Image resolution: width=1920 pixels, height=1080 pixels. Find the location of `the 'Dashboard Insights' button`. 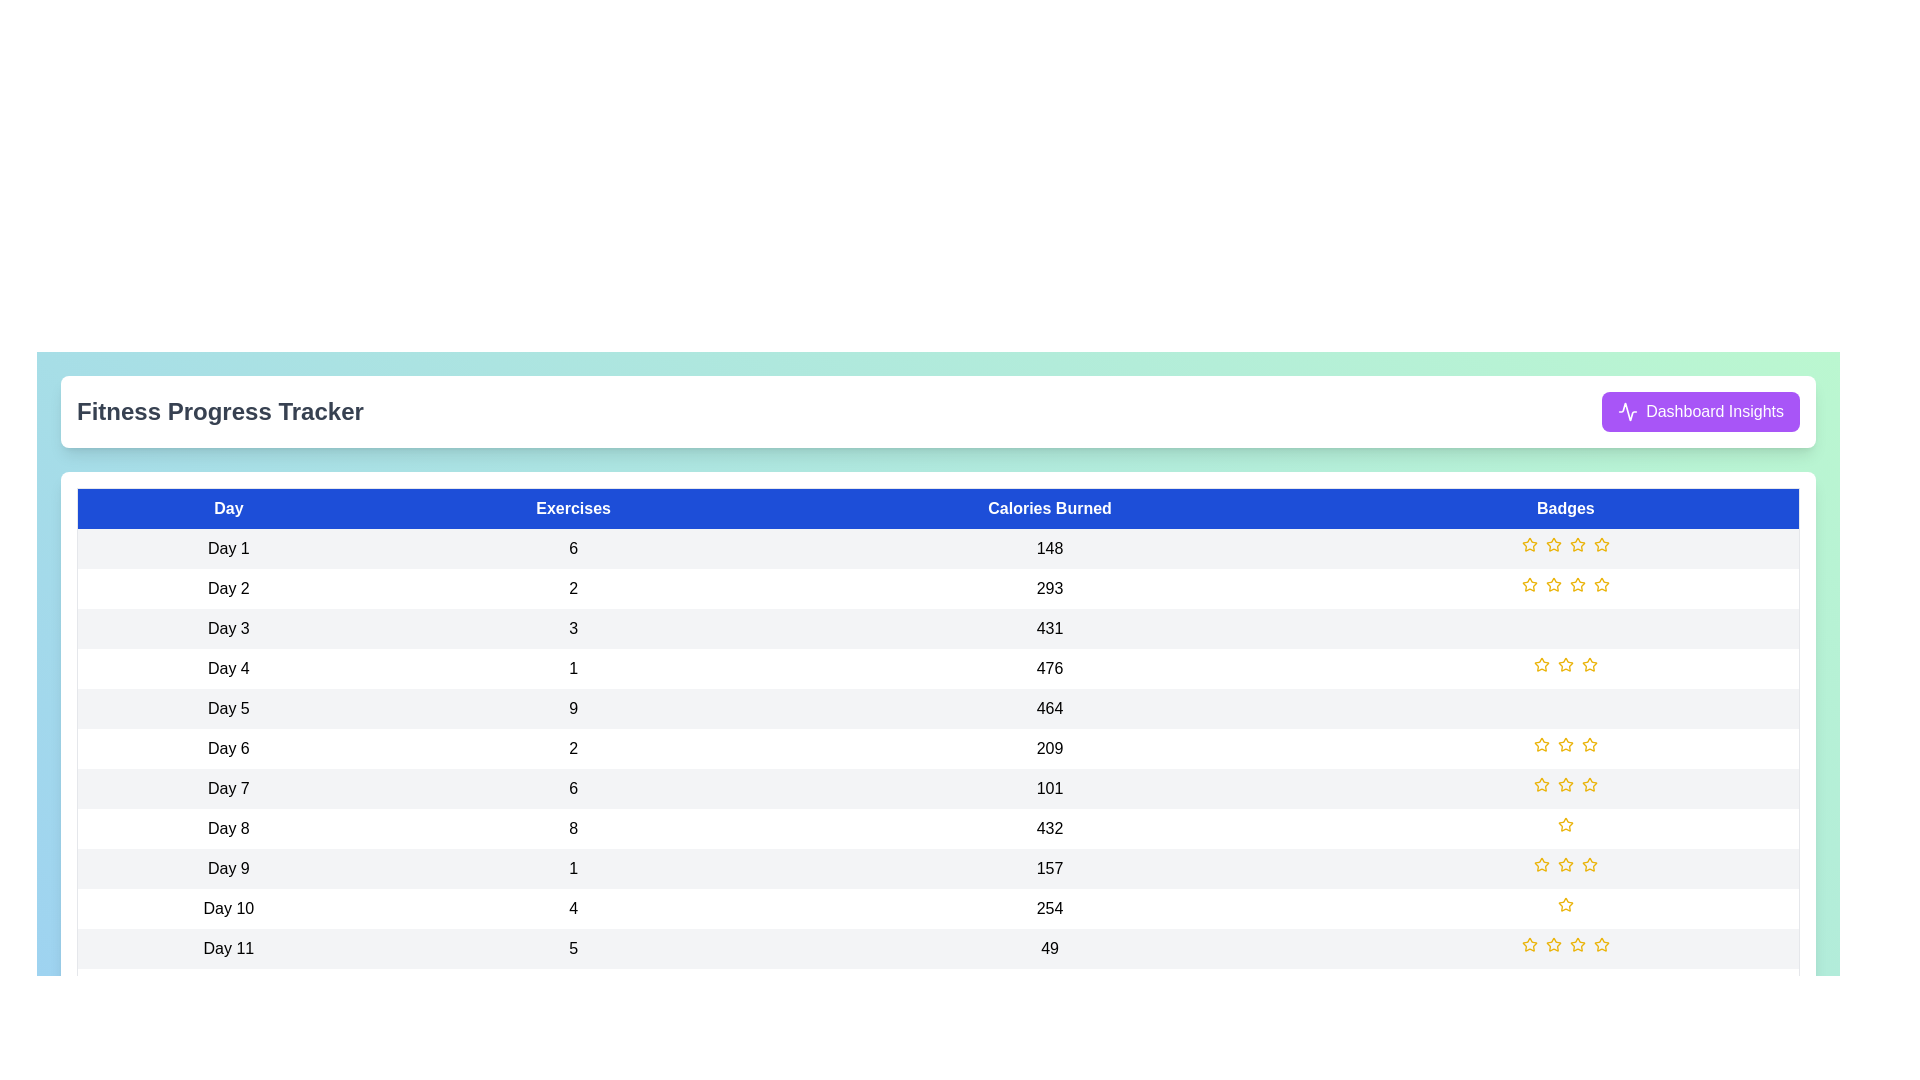

the 'Dashboard Insights' button is located at coordinates (1699, 411).